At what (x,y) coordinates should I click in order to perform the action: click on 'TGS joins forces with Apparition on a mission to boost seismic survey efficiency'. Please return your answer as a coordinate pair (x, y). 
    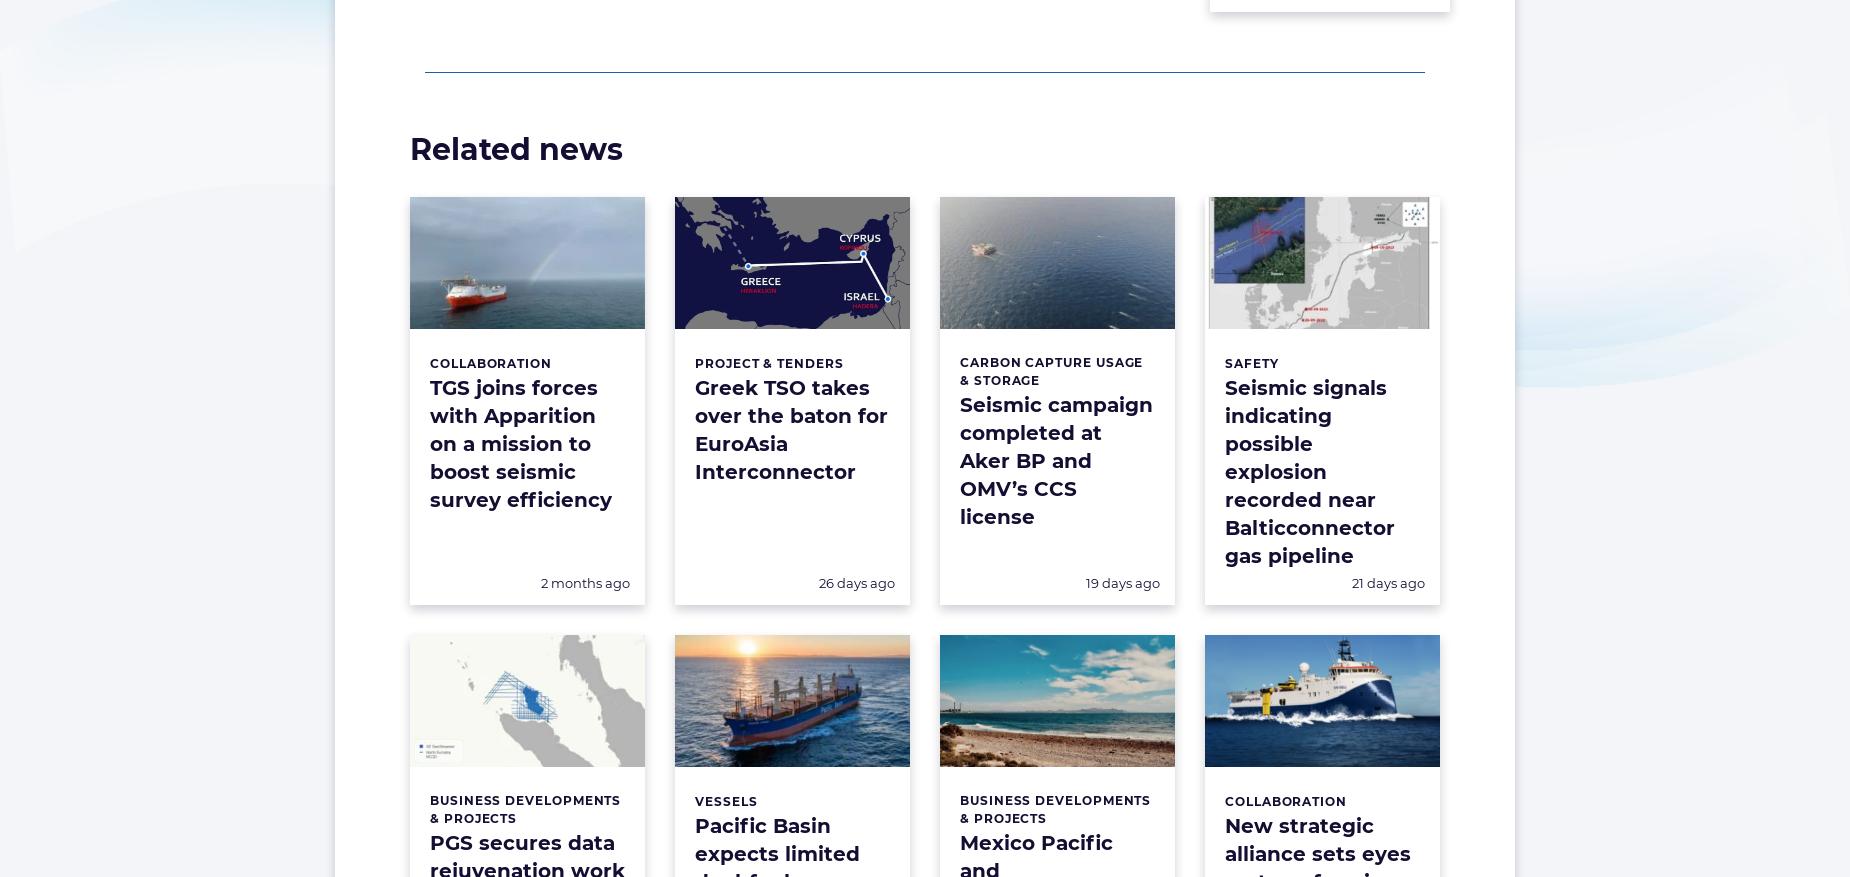
    Looking at the image, I should click on (520, 442).